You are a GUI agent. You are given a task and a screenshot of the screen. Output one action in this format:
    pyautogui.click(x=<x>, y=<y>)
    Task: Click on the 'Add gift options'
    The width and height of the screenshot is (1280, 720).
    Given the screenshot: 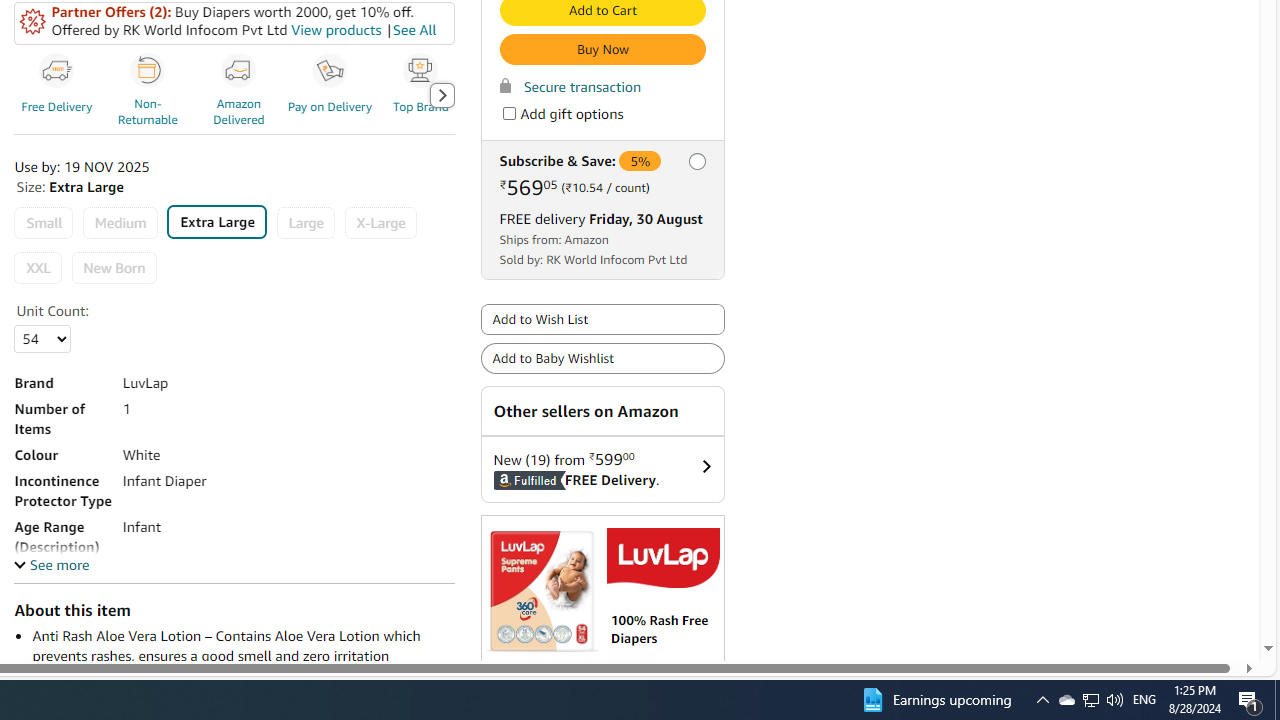 What is the action you would take?
    pyautogui.click(x=508, y=114)
    